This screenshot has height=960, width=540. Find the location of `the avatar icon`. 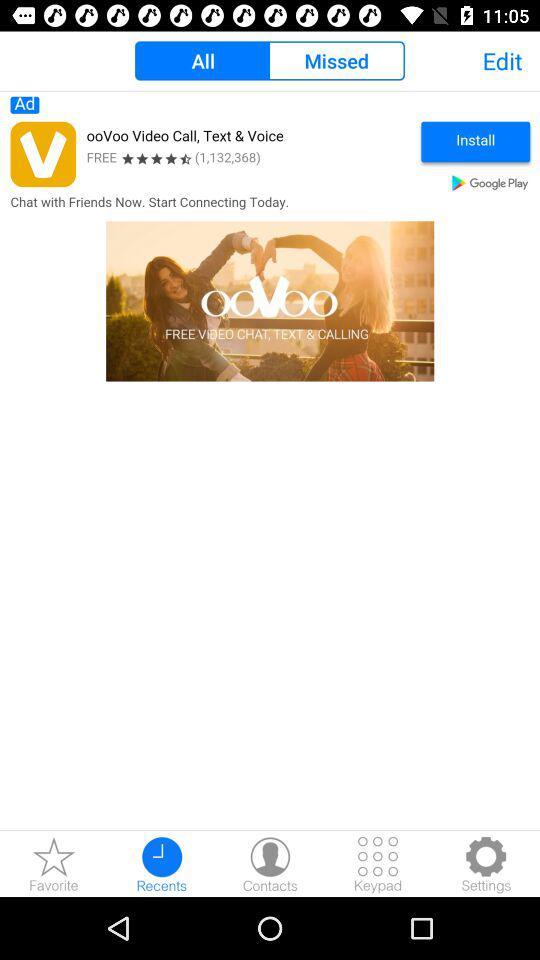

the avatar icon is located at coordinates (270, 863).